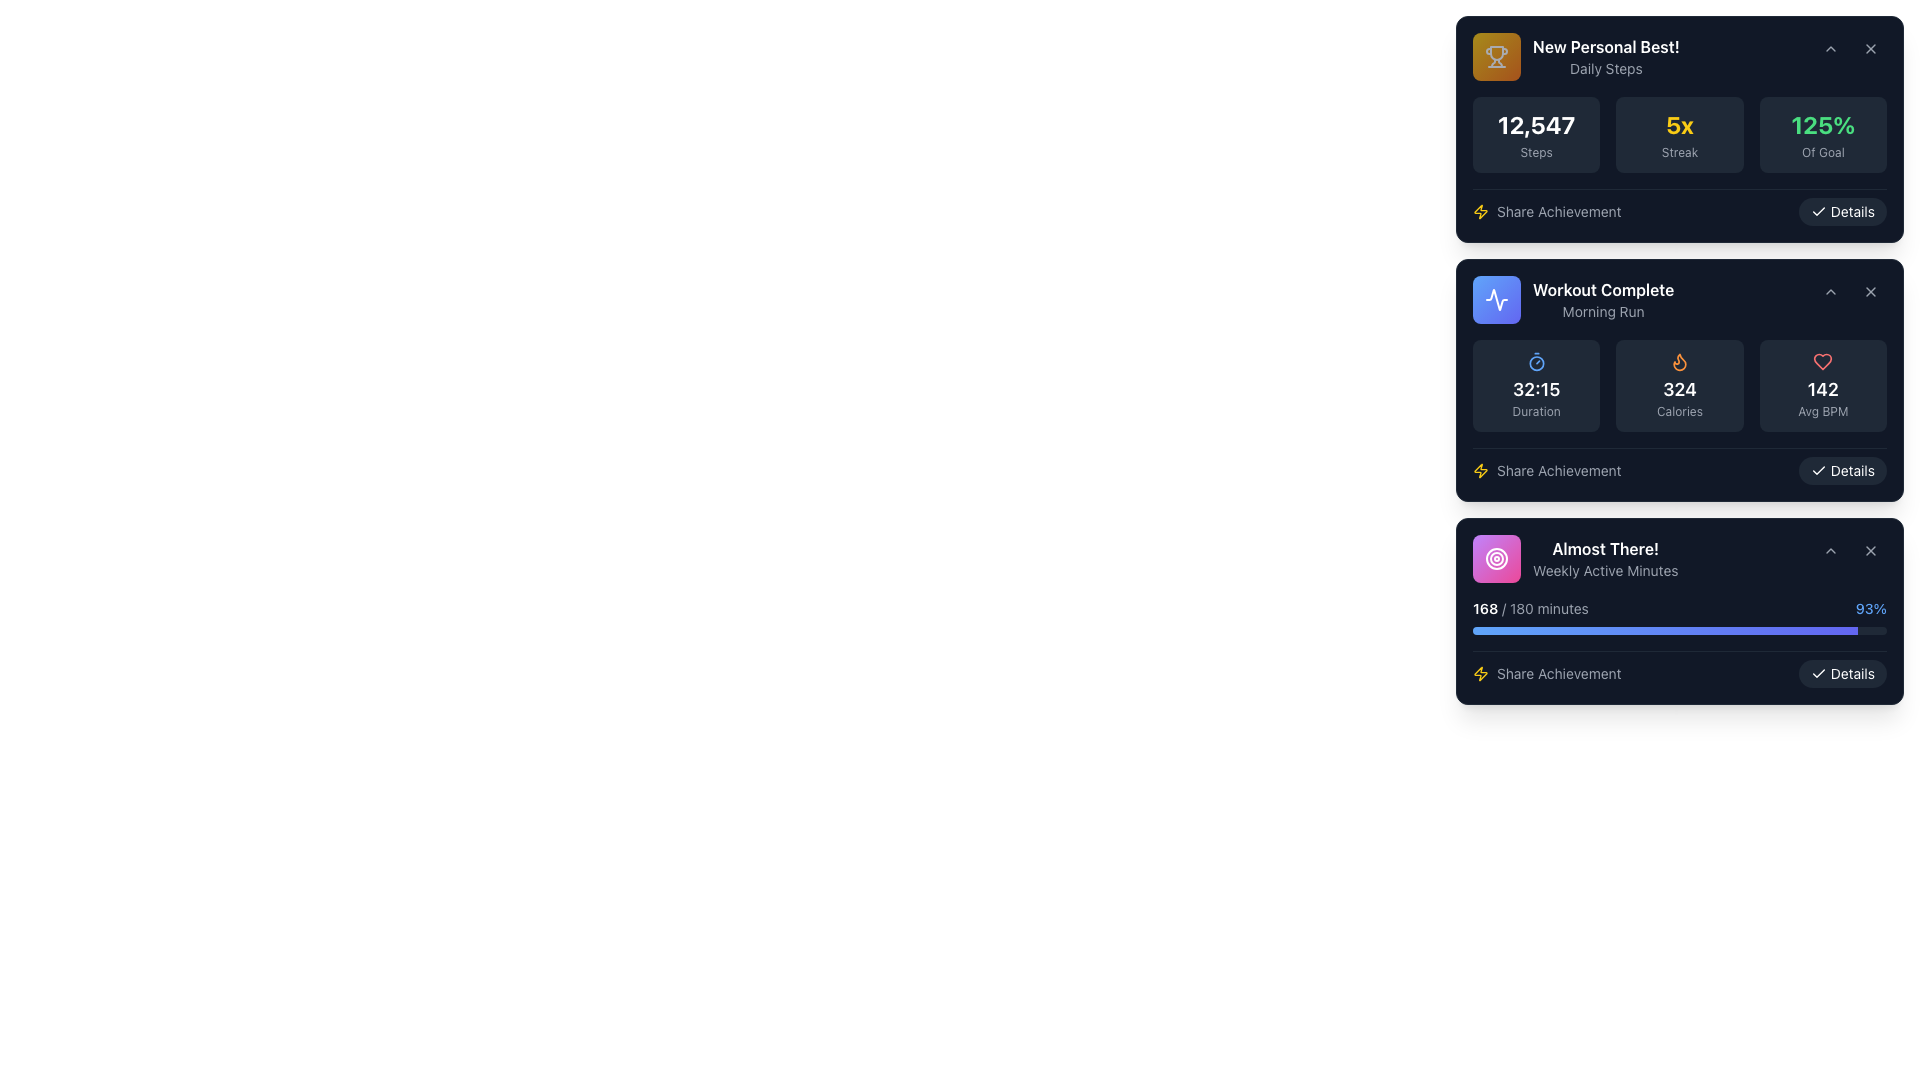  I want to click on the dismiss button shaped like an 'X' located at the upper-right corner of the 'New Personal Best!' achievement card, so click(1870, 48).